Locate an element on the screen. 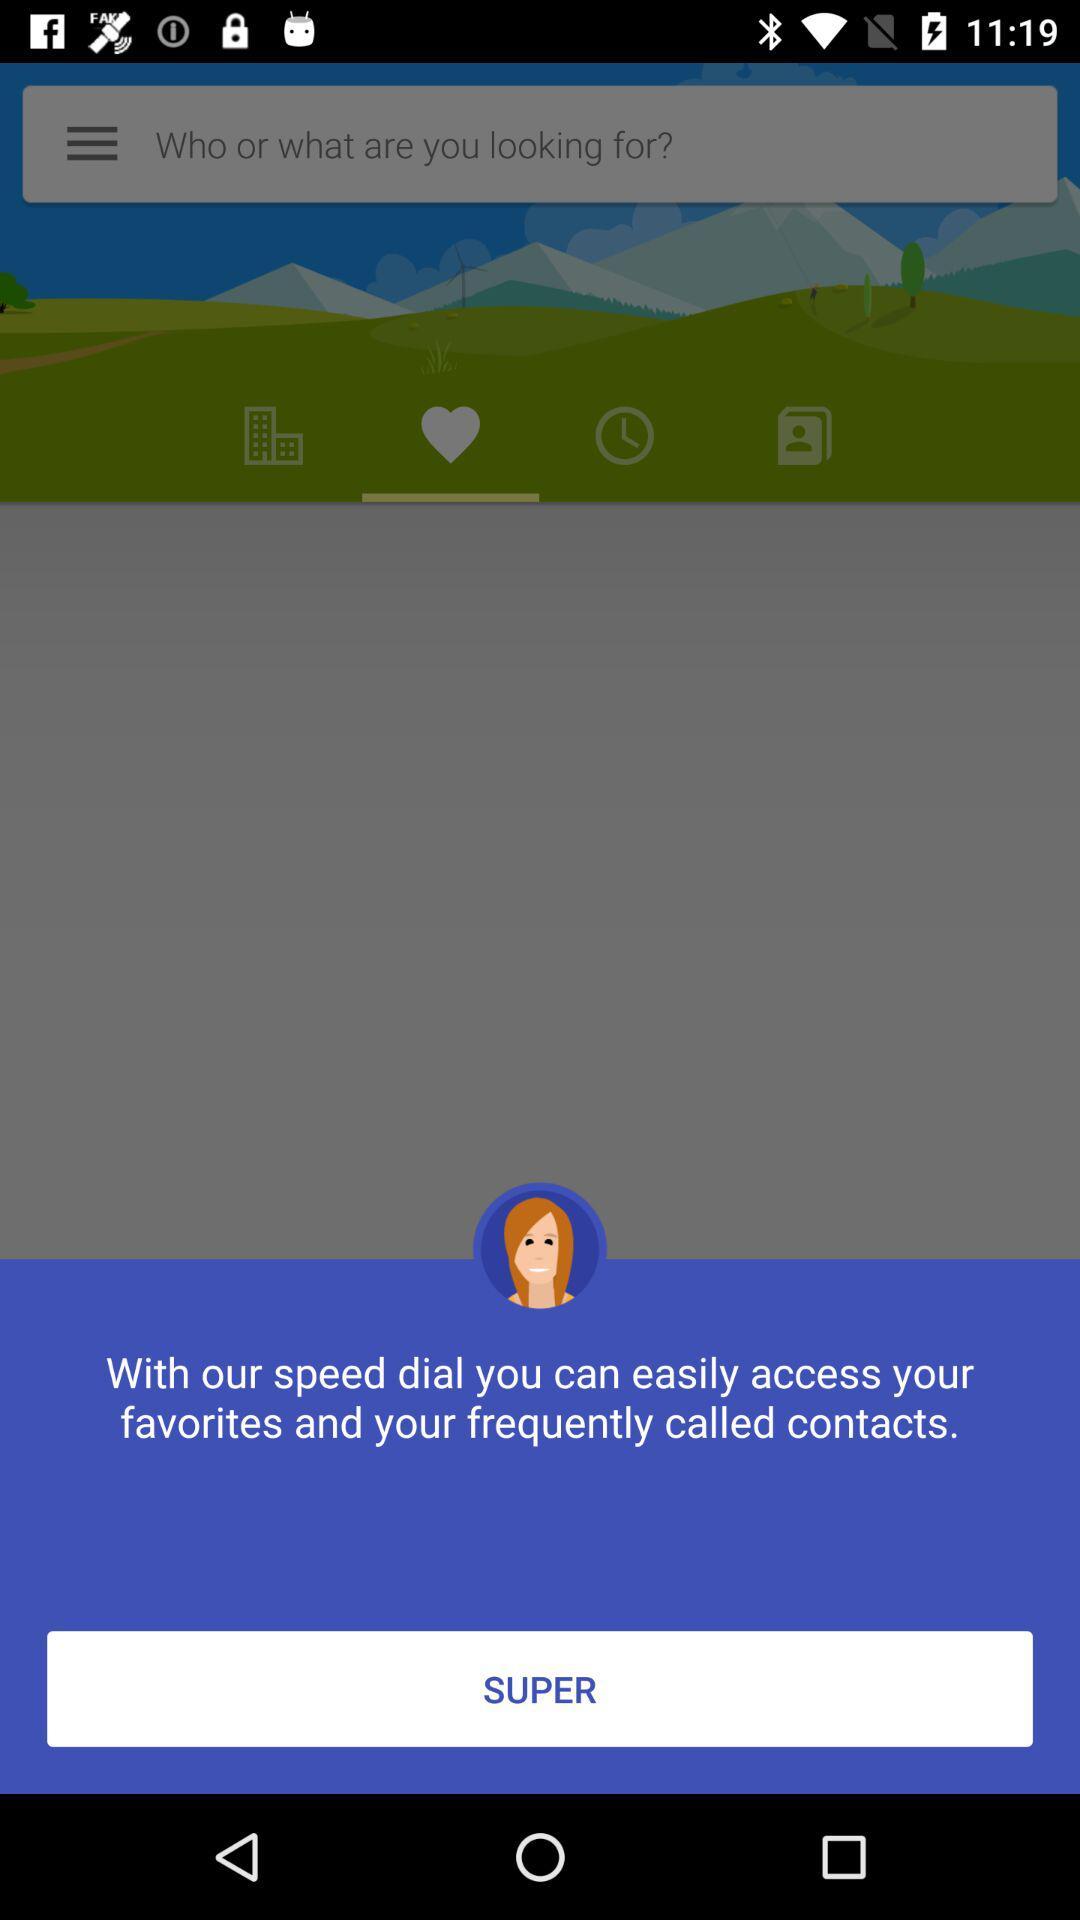  the heart symbol is located at coordinates (451, 435).